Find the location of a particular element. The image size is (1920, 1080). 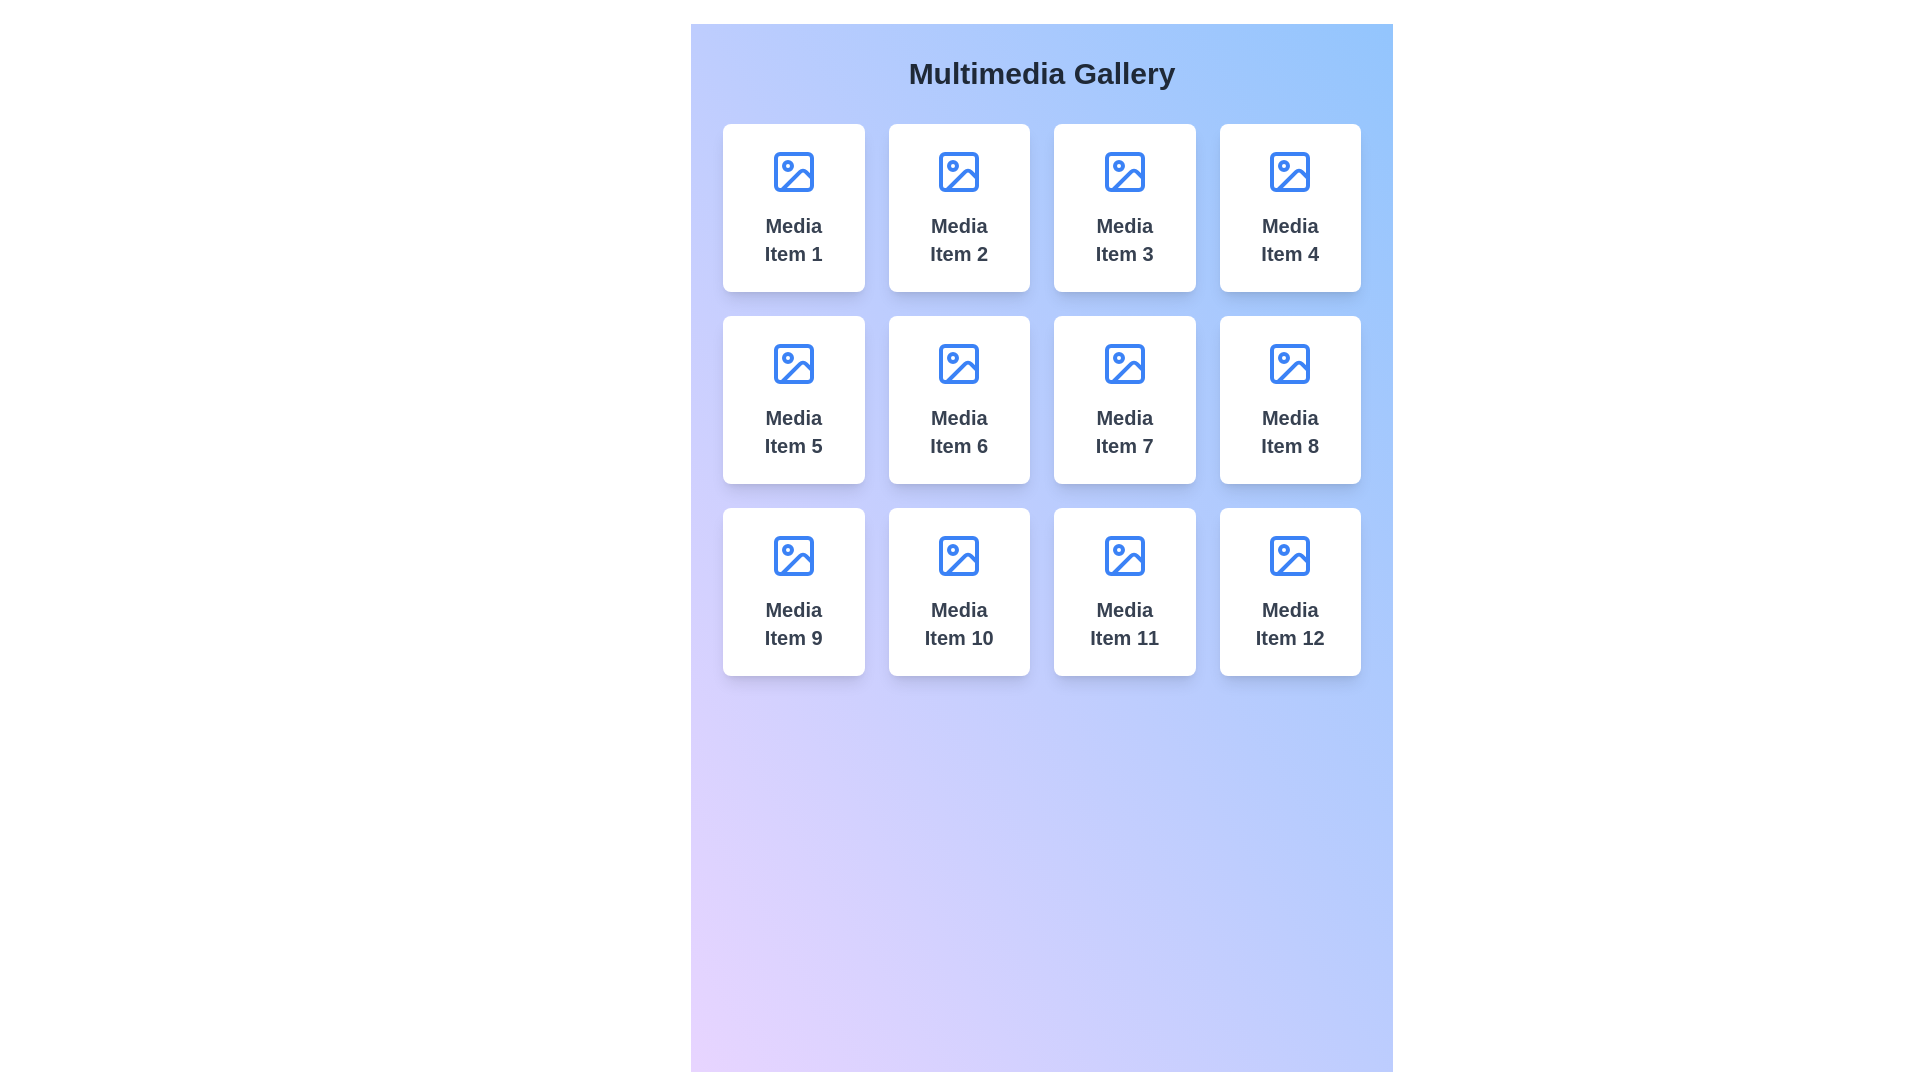

the Card component located in the multimedia gallery, which displays a title and an icon, positioned in the second row and second column of the grid layout is located at coordinates (958, 400).